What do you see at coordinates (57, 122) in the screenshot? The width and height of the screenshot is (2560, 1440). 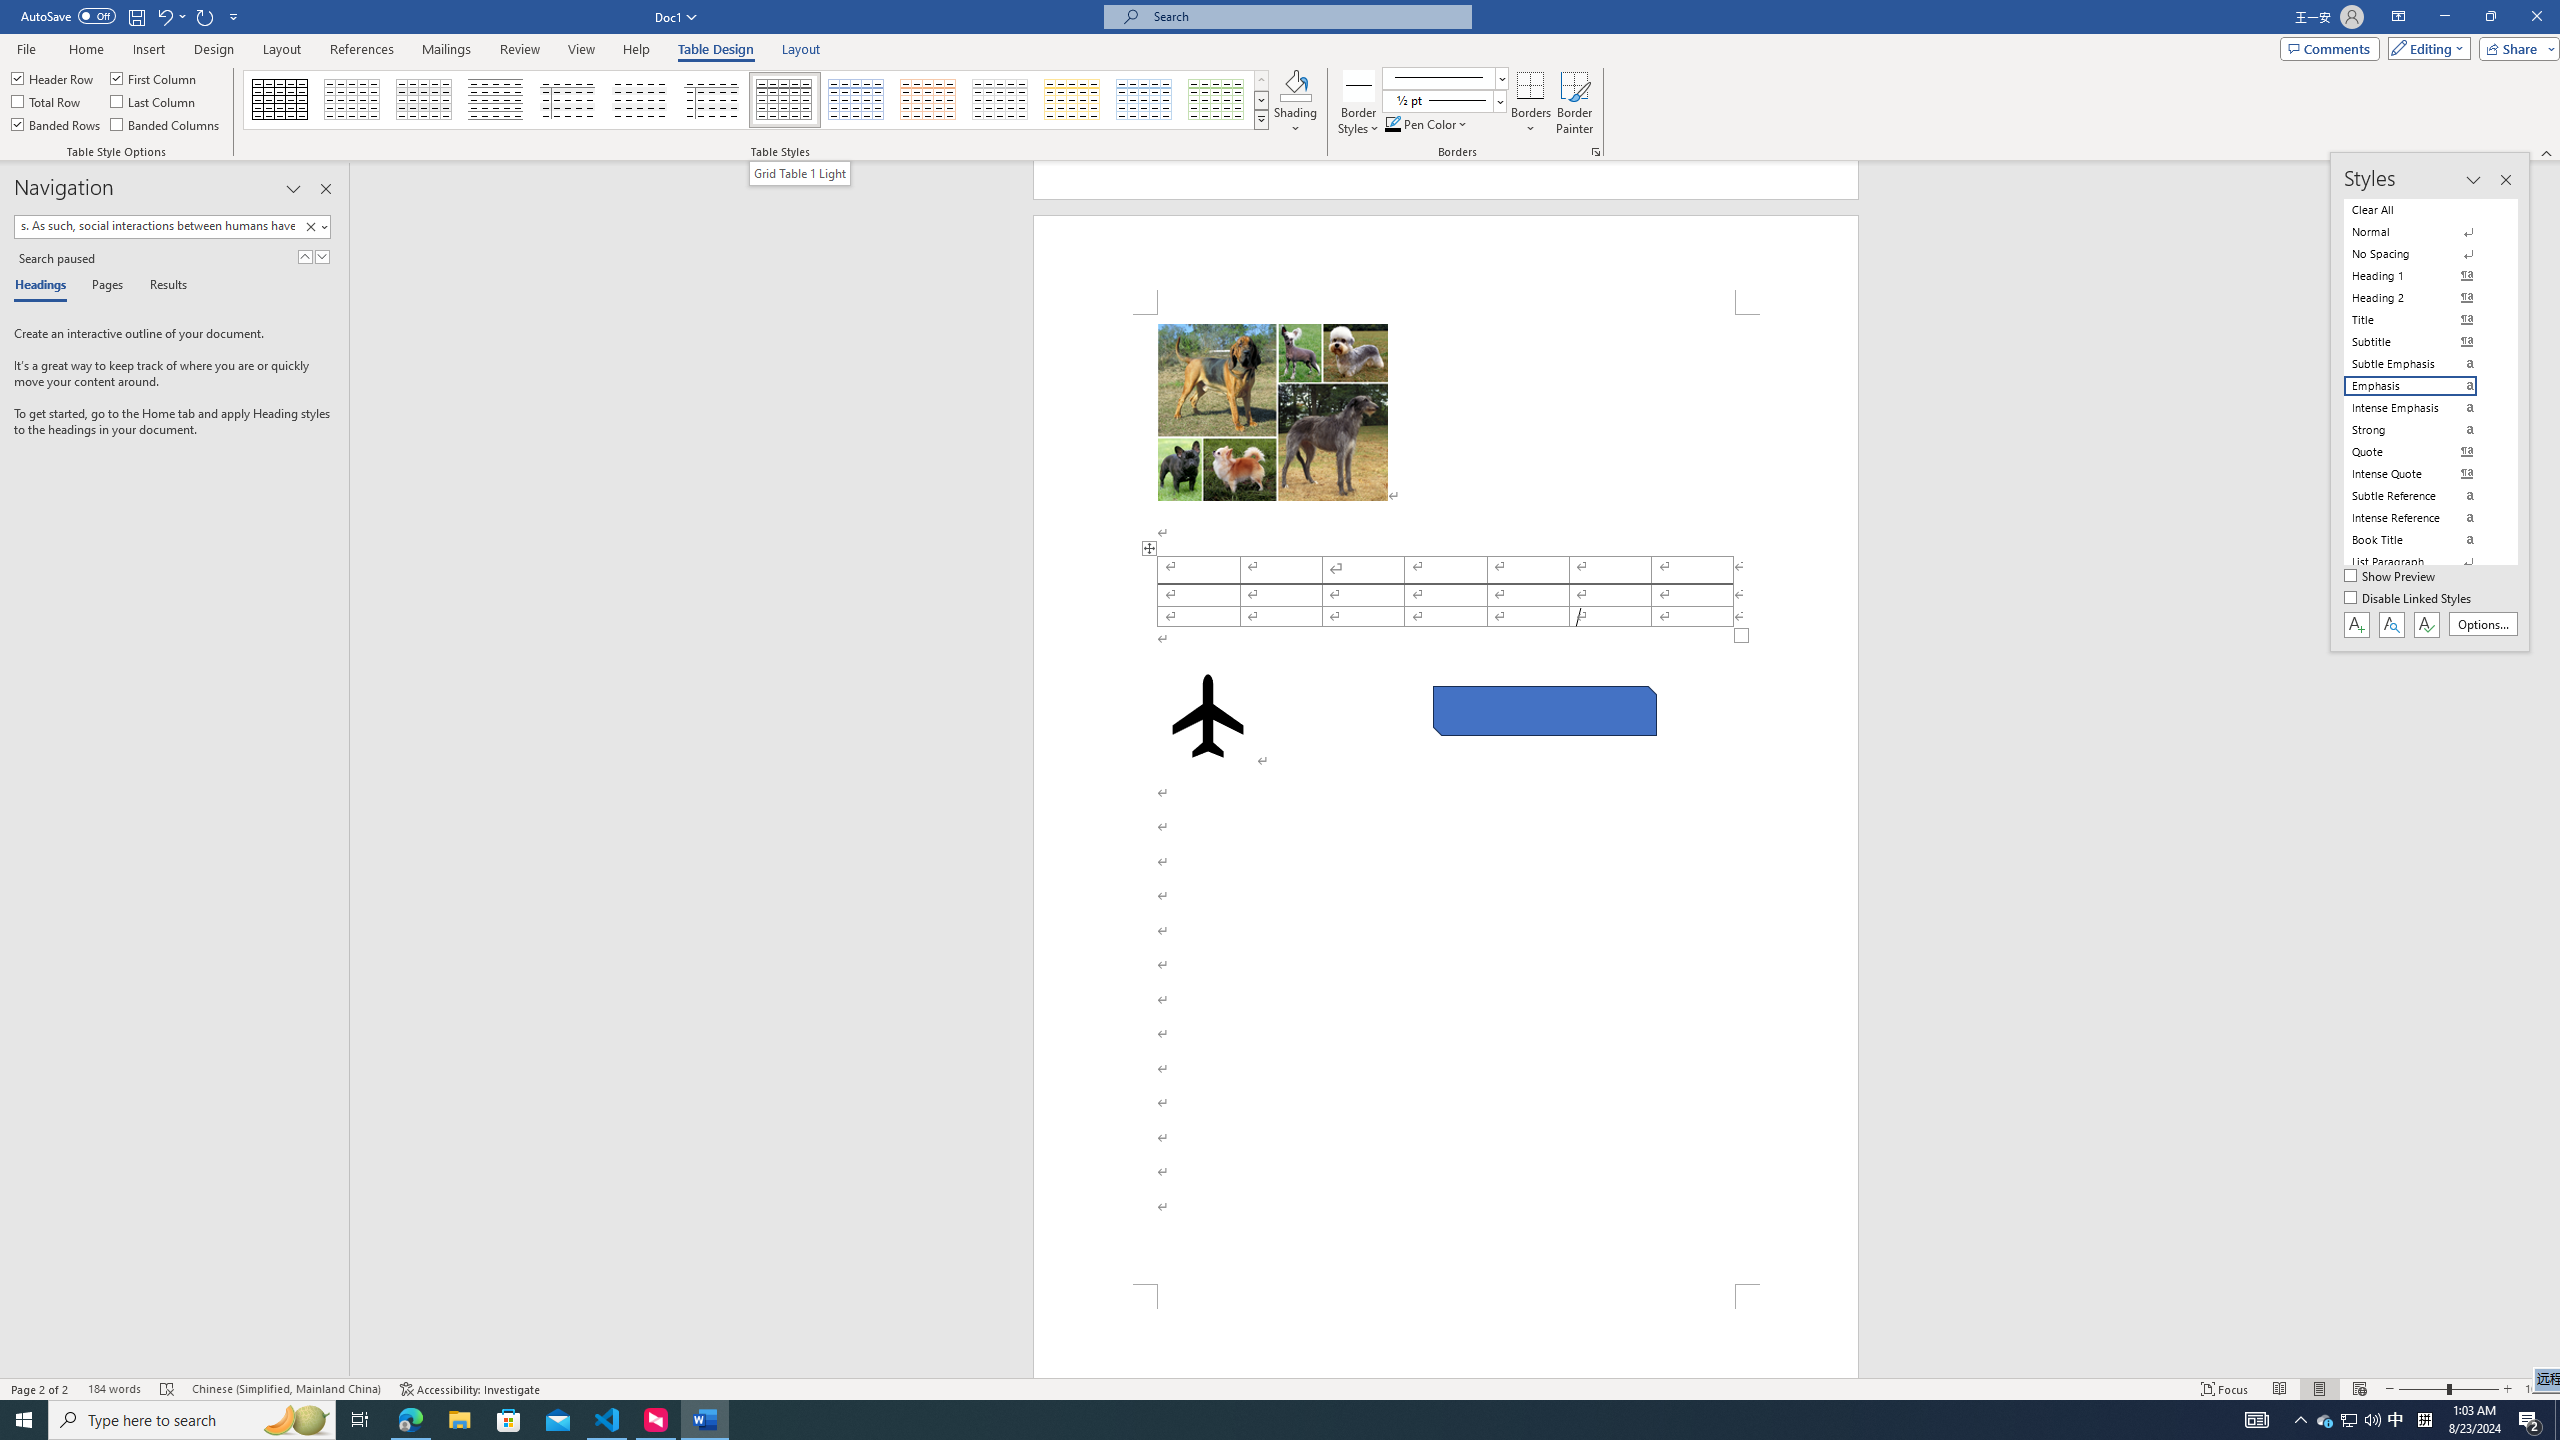 I see `'Banded Rows'` at bounding box center [57, 122].